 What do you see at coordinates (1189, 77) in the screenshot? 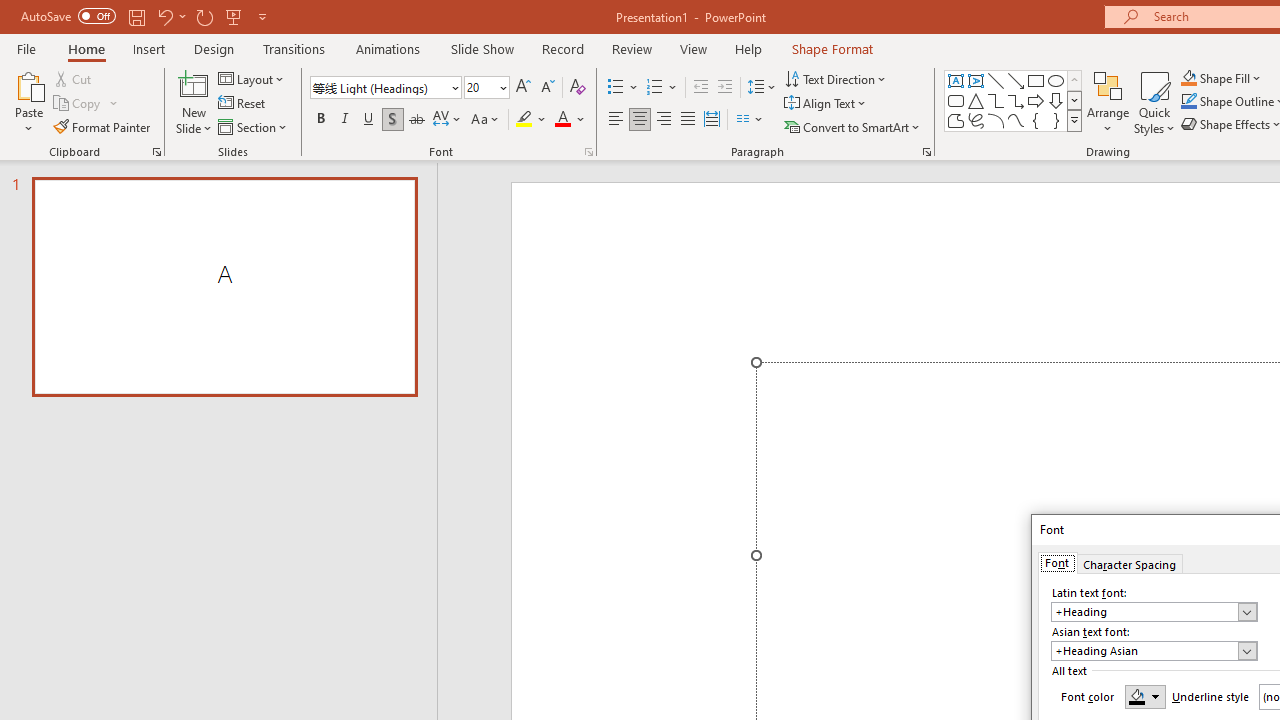
I see `'Shape Fill Orange, Accent 2'` at bounding box center [1189, 77].